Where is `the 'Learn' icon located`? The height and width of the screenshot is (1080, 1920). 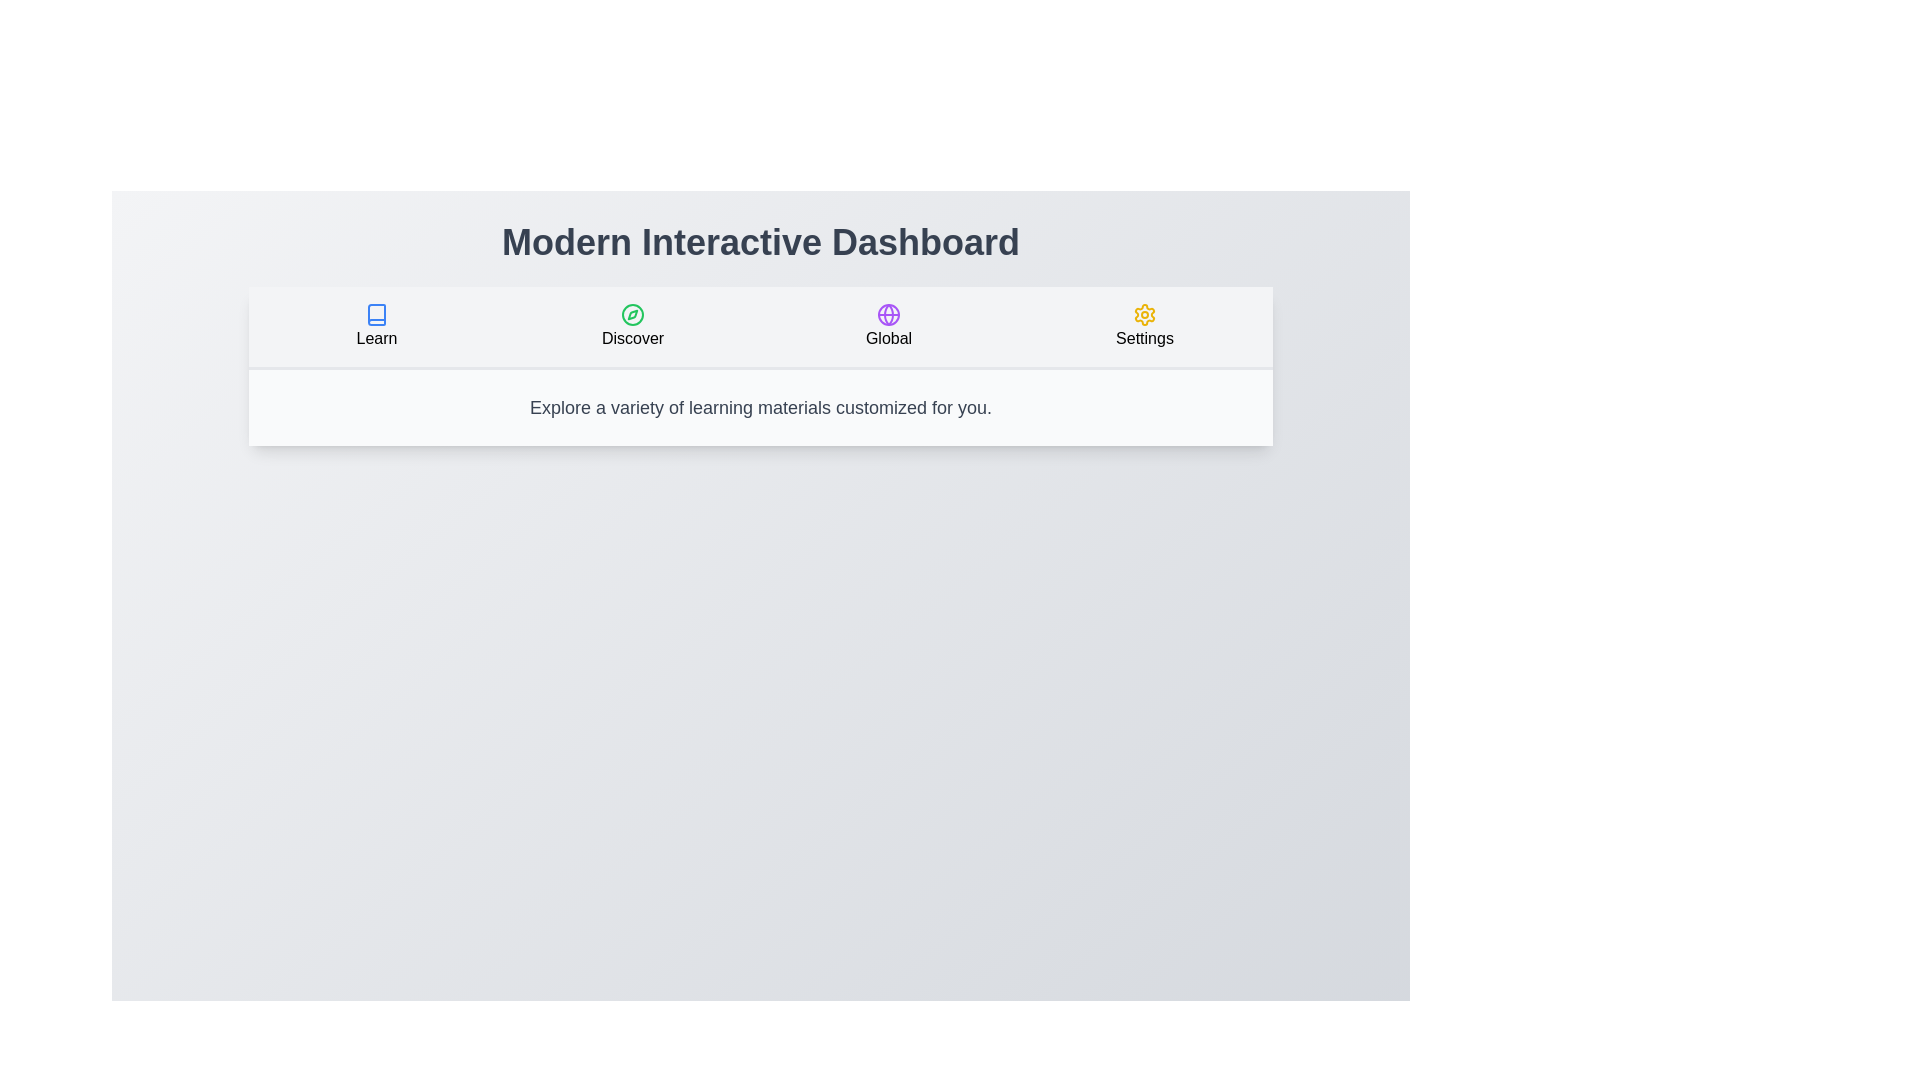 the 'Learn' icon located is located at coordinates (377, 315).